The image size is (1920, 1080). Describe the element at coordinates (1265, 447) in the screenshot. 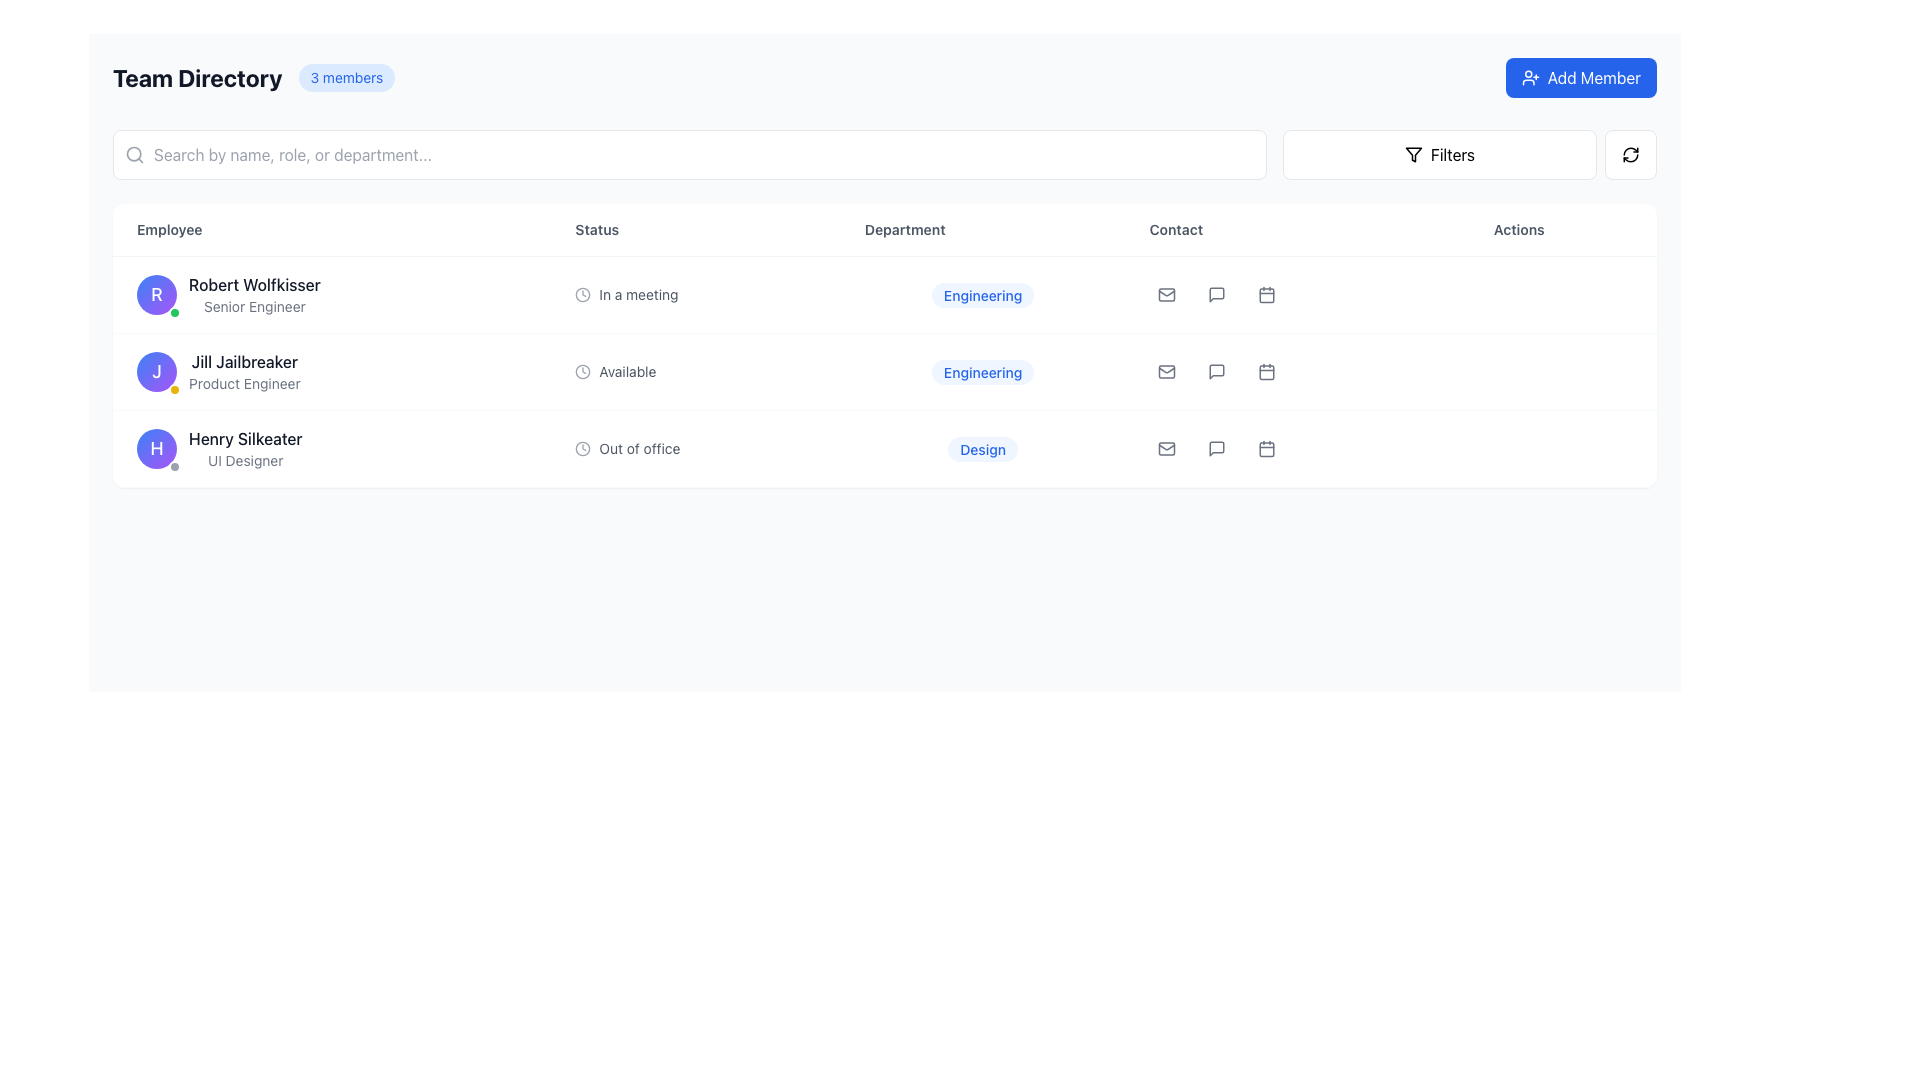

I see `the calendar icon button, which is the fourth interactive item under the 'Actions' column for employee Henry Silkeater` at that location.